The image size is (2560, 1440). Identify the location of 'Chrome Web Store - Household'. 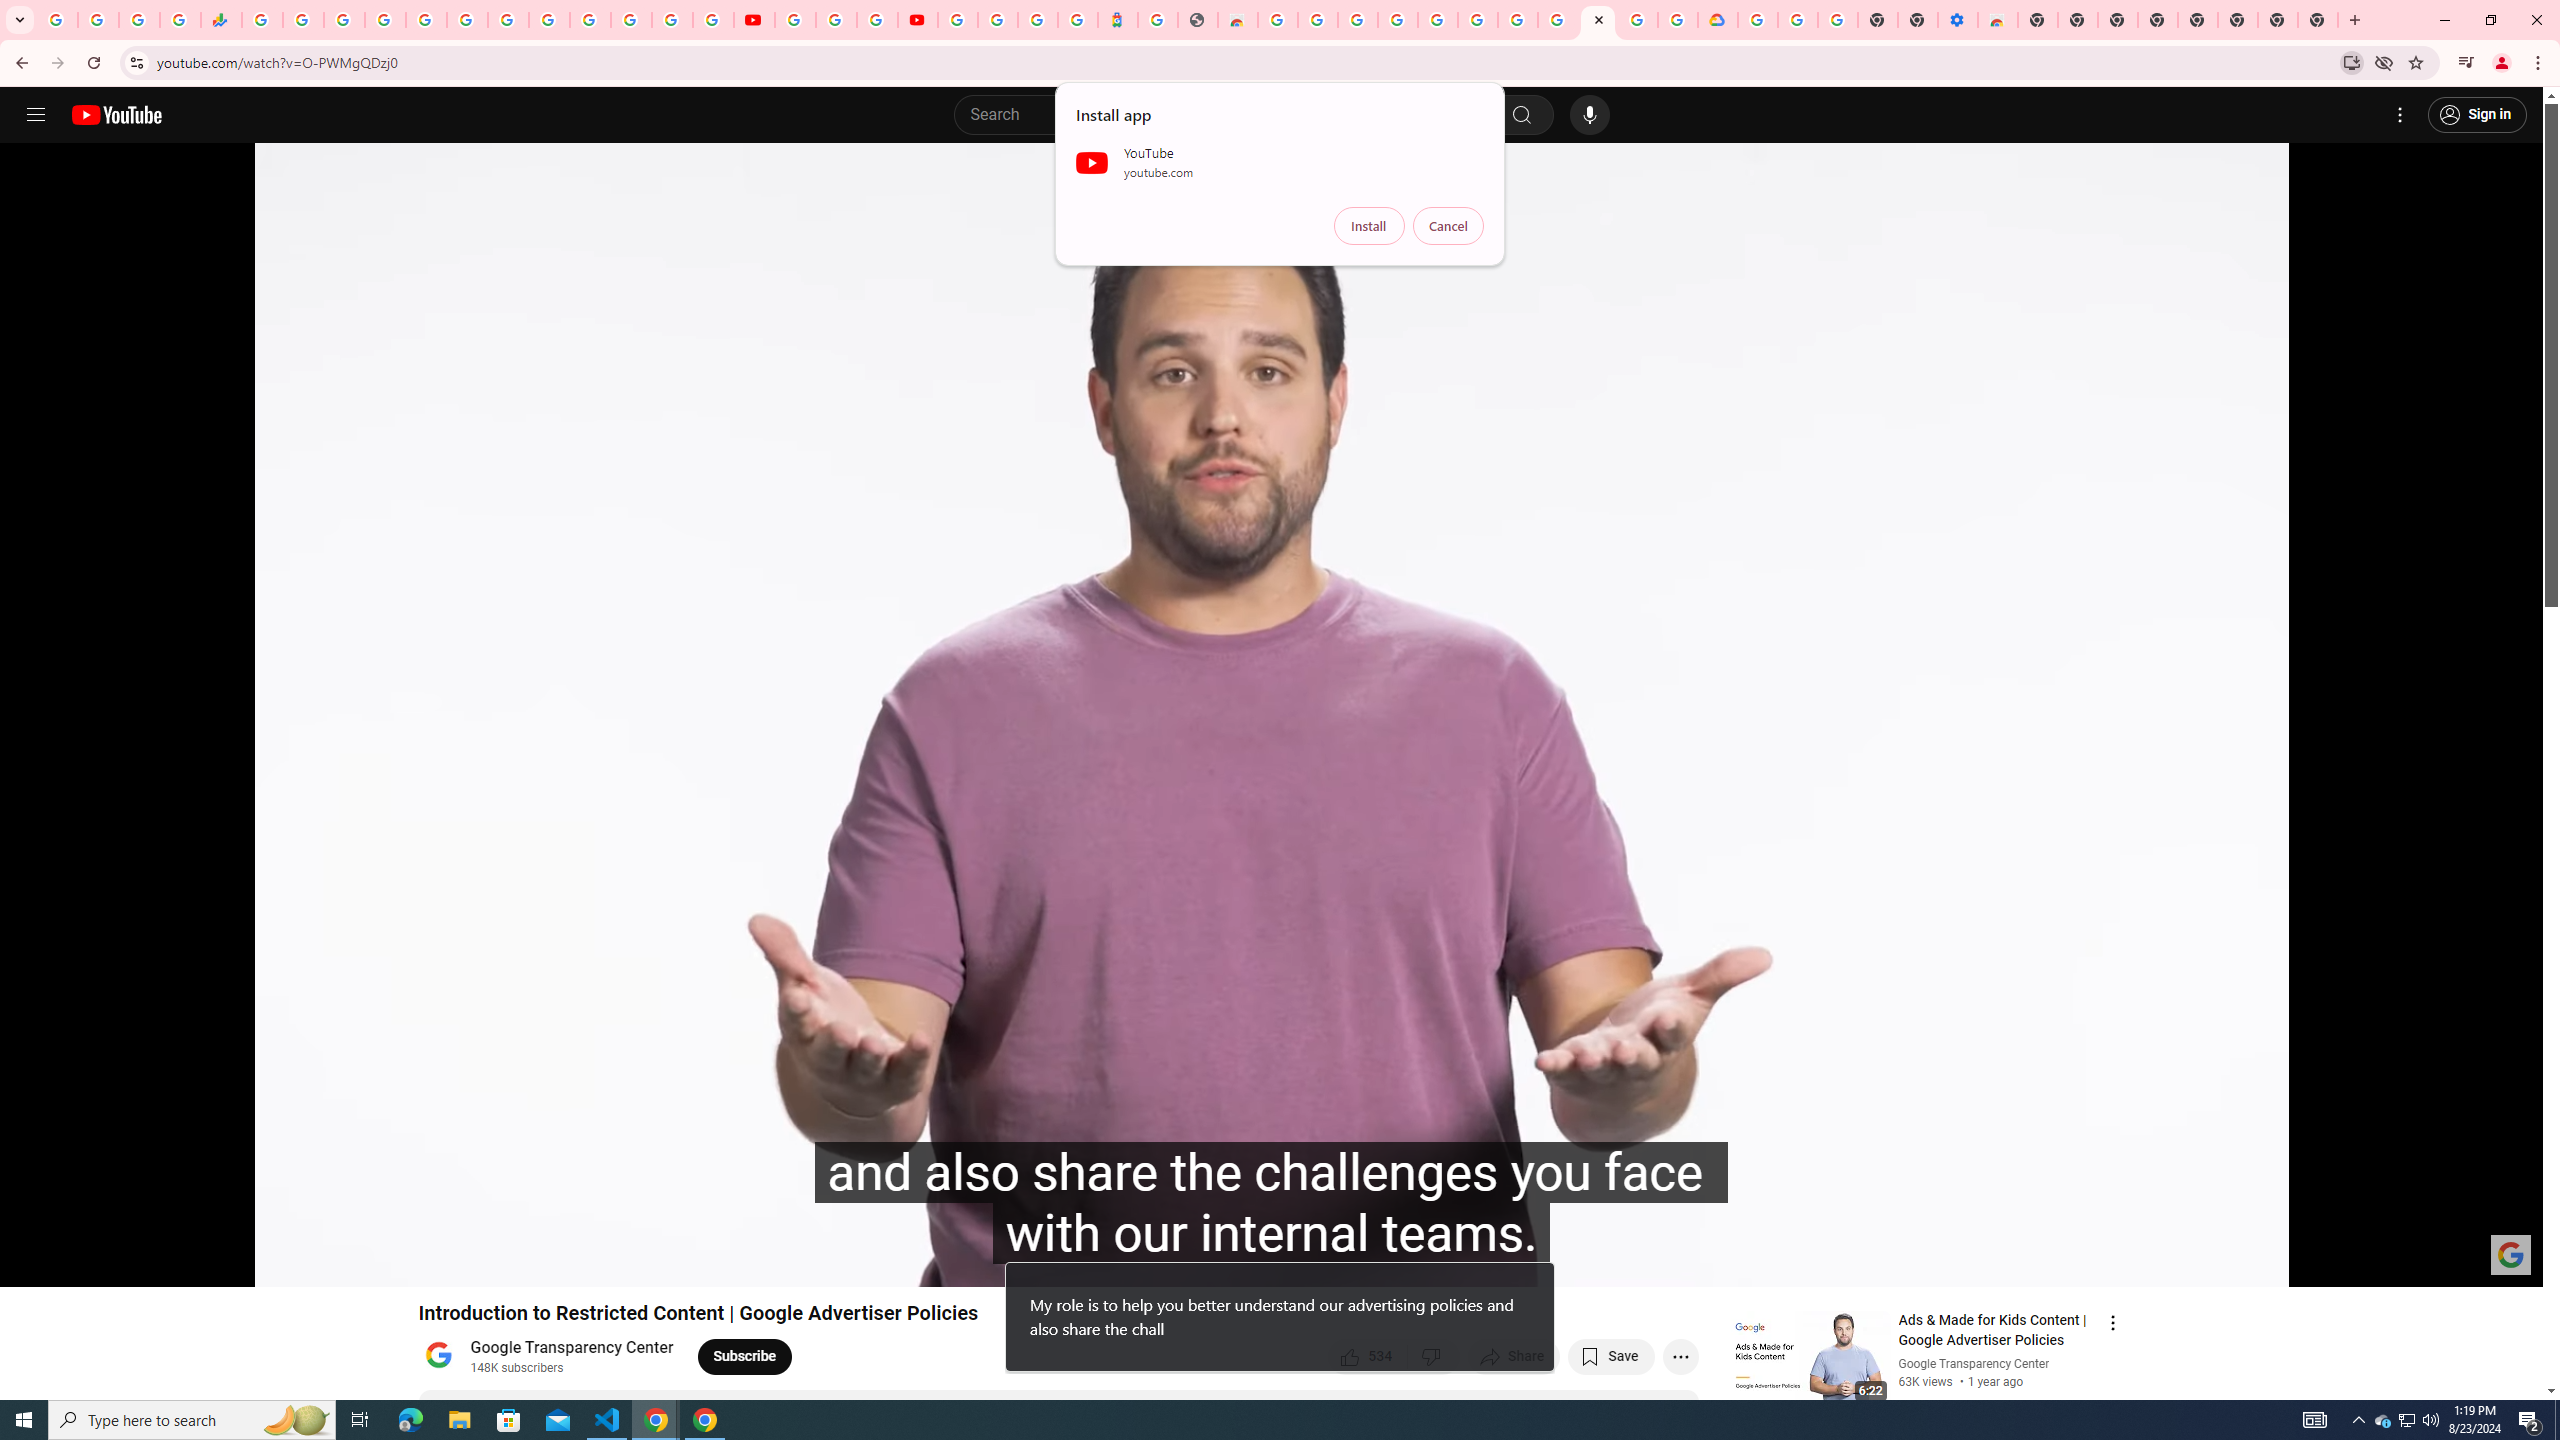
(1236, 19).